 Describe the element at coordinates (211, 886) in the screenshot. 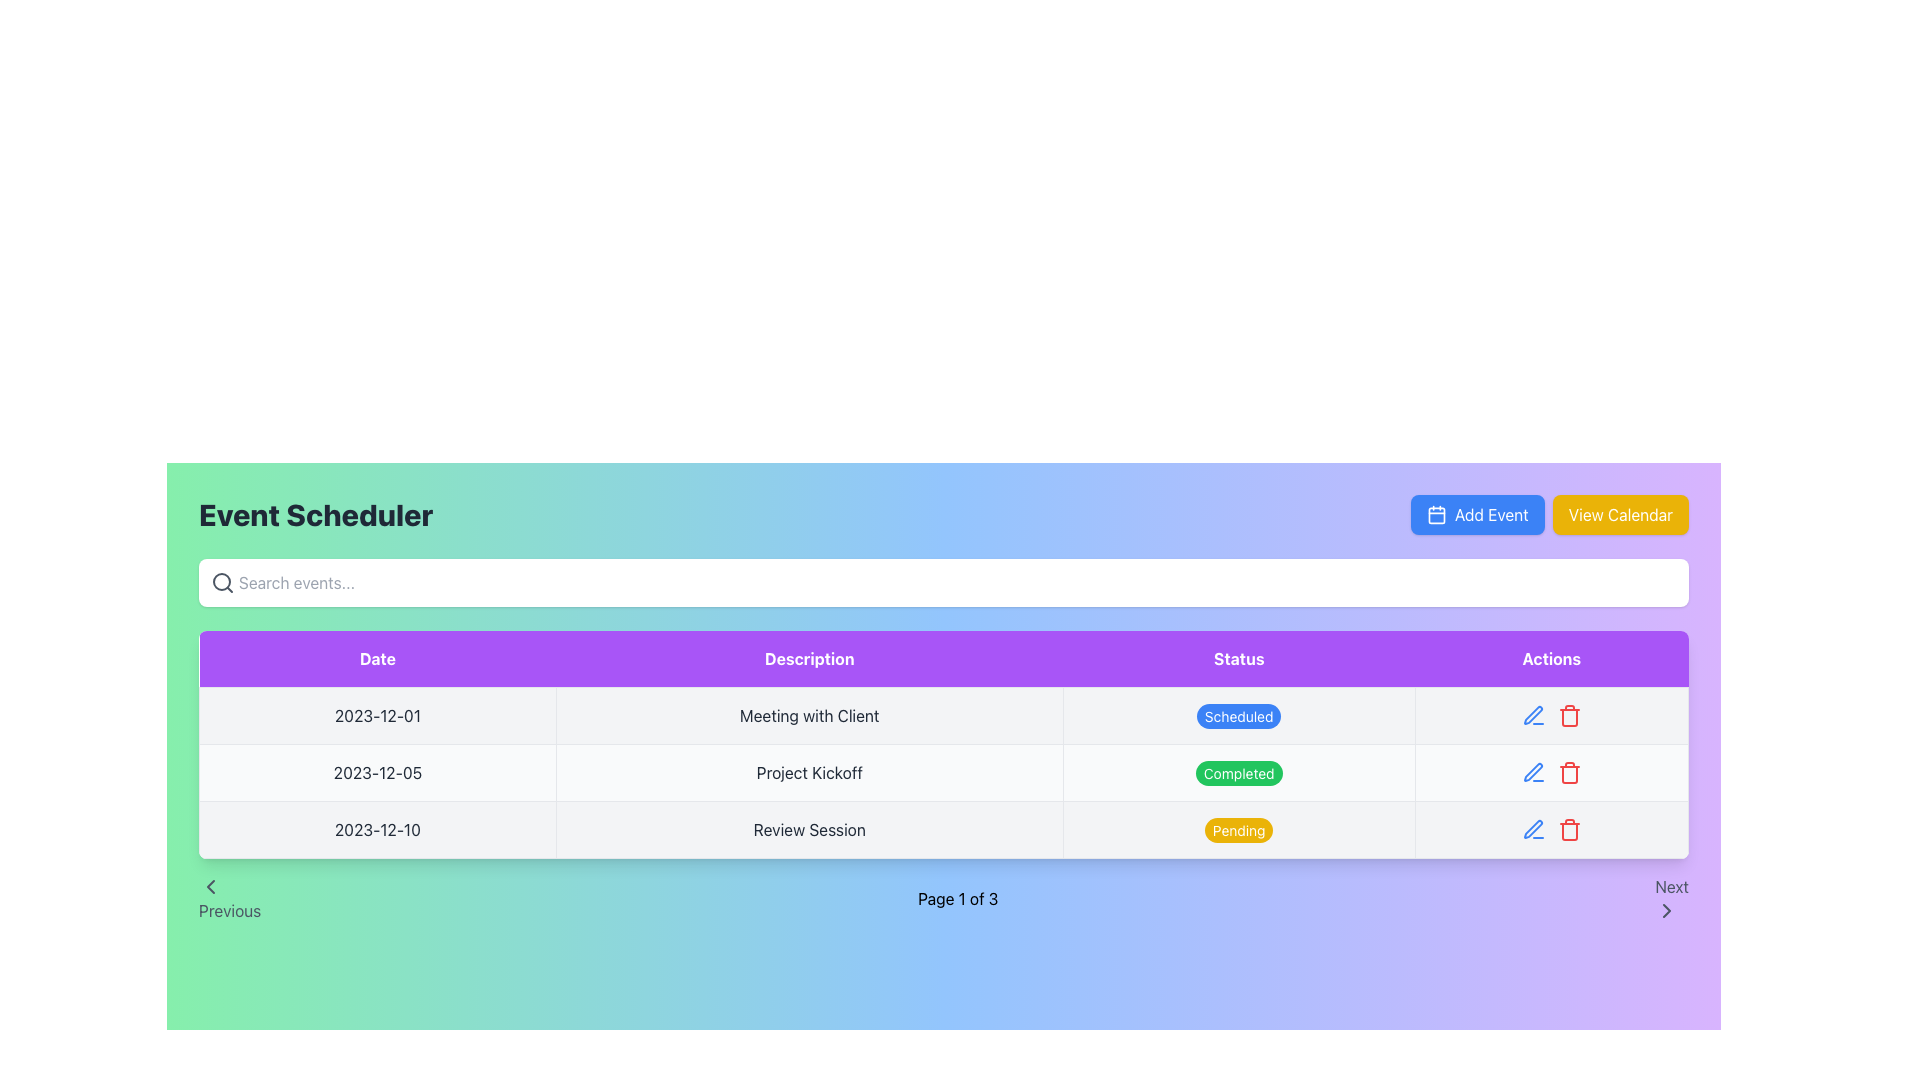

I see `the leftward chevron SVG icon in the navigation section` at that location.